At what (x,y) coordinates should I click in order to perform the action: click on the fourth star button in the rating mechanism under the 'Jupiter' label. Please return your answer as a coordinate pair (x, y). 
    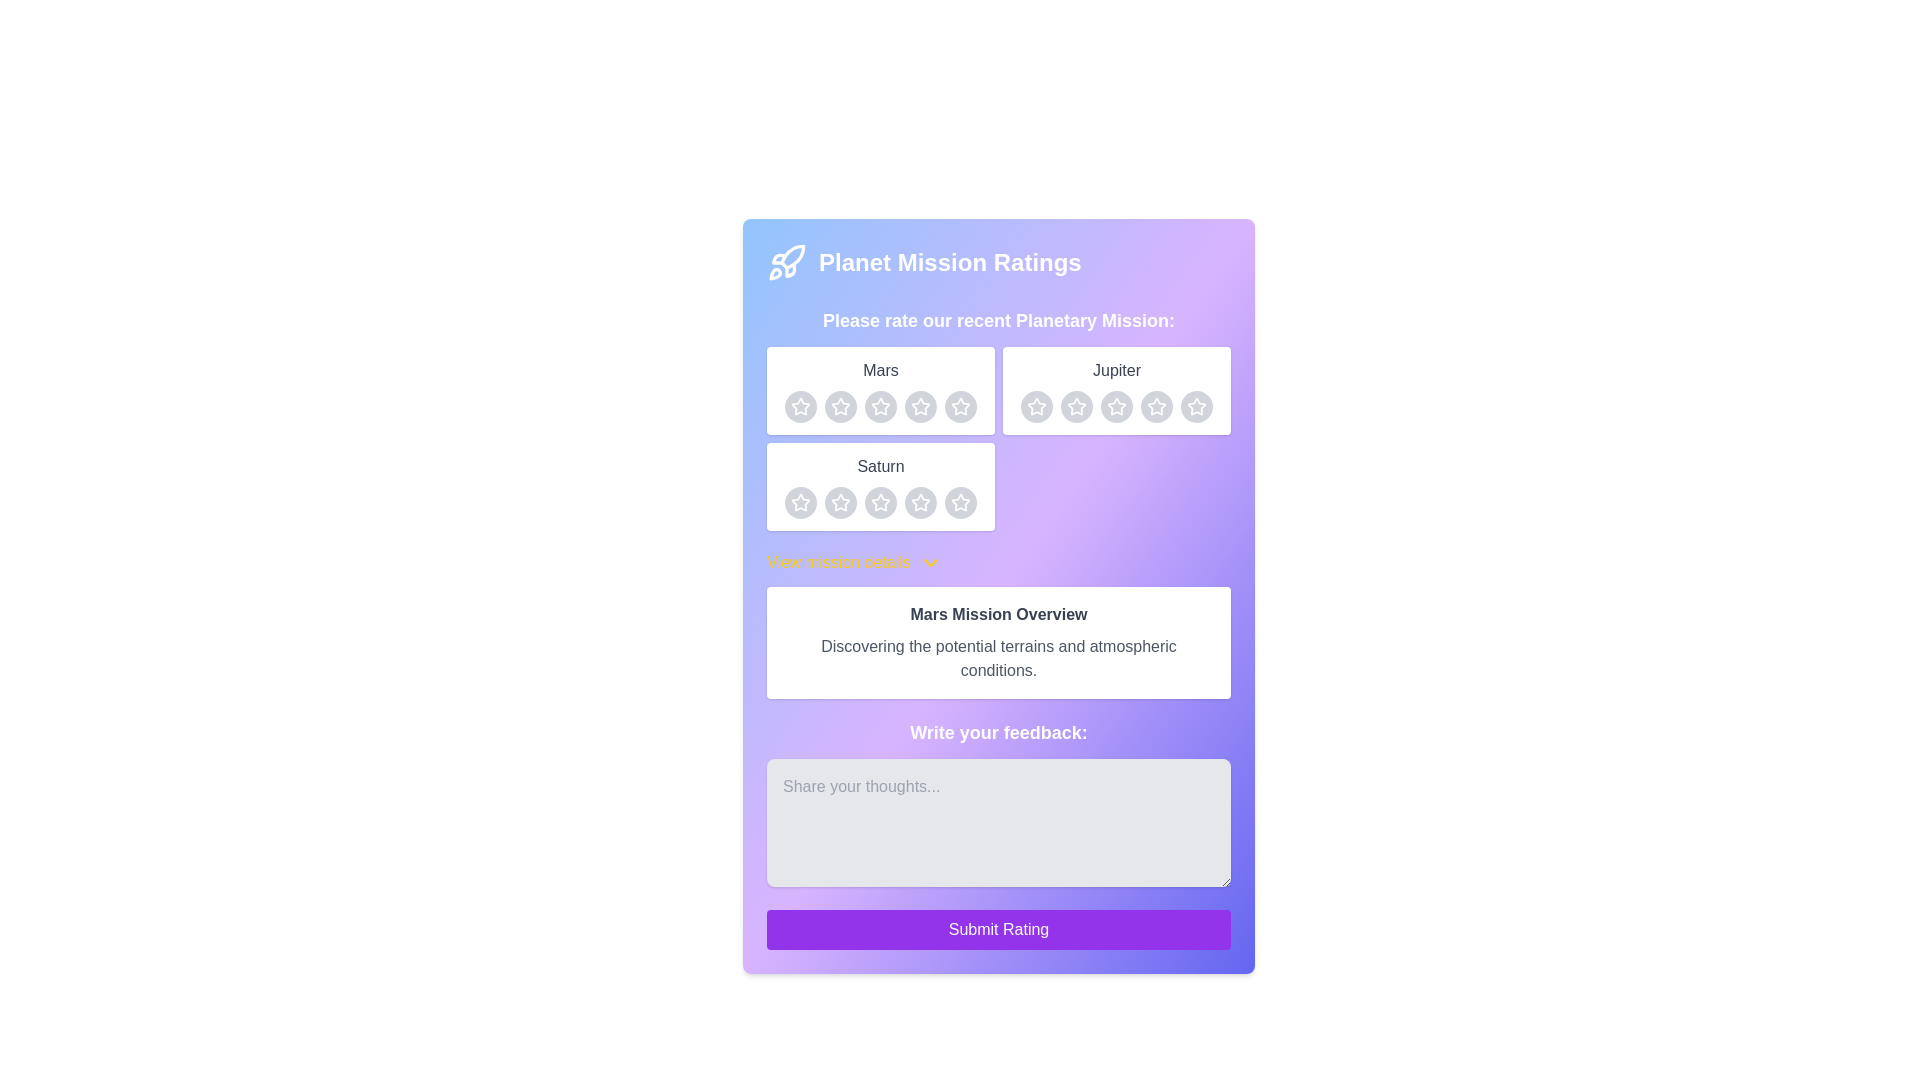
    Looking at the image, I should click on (1156, 406).